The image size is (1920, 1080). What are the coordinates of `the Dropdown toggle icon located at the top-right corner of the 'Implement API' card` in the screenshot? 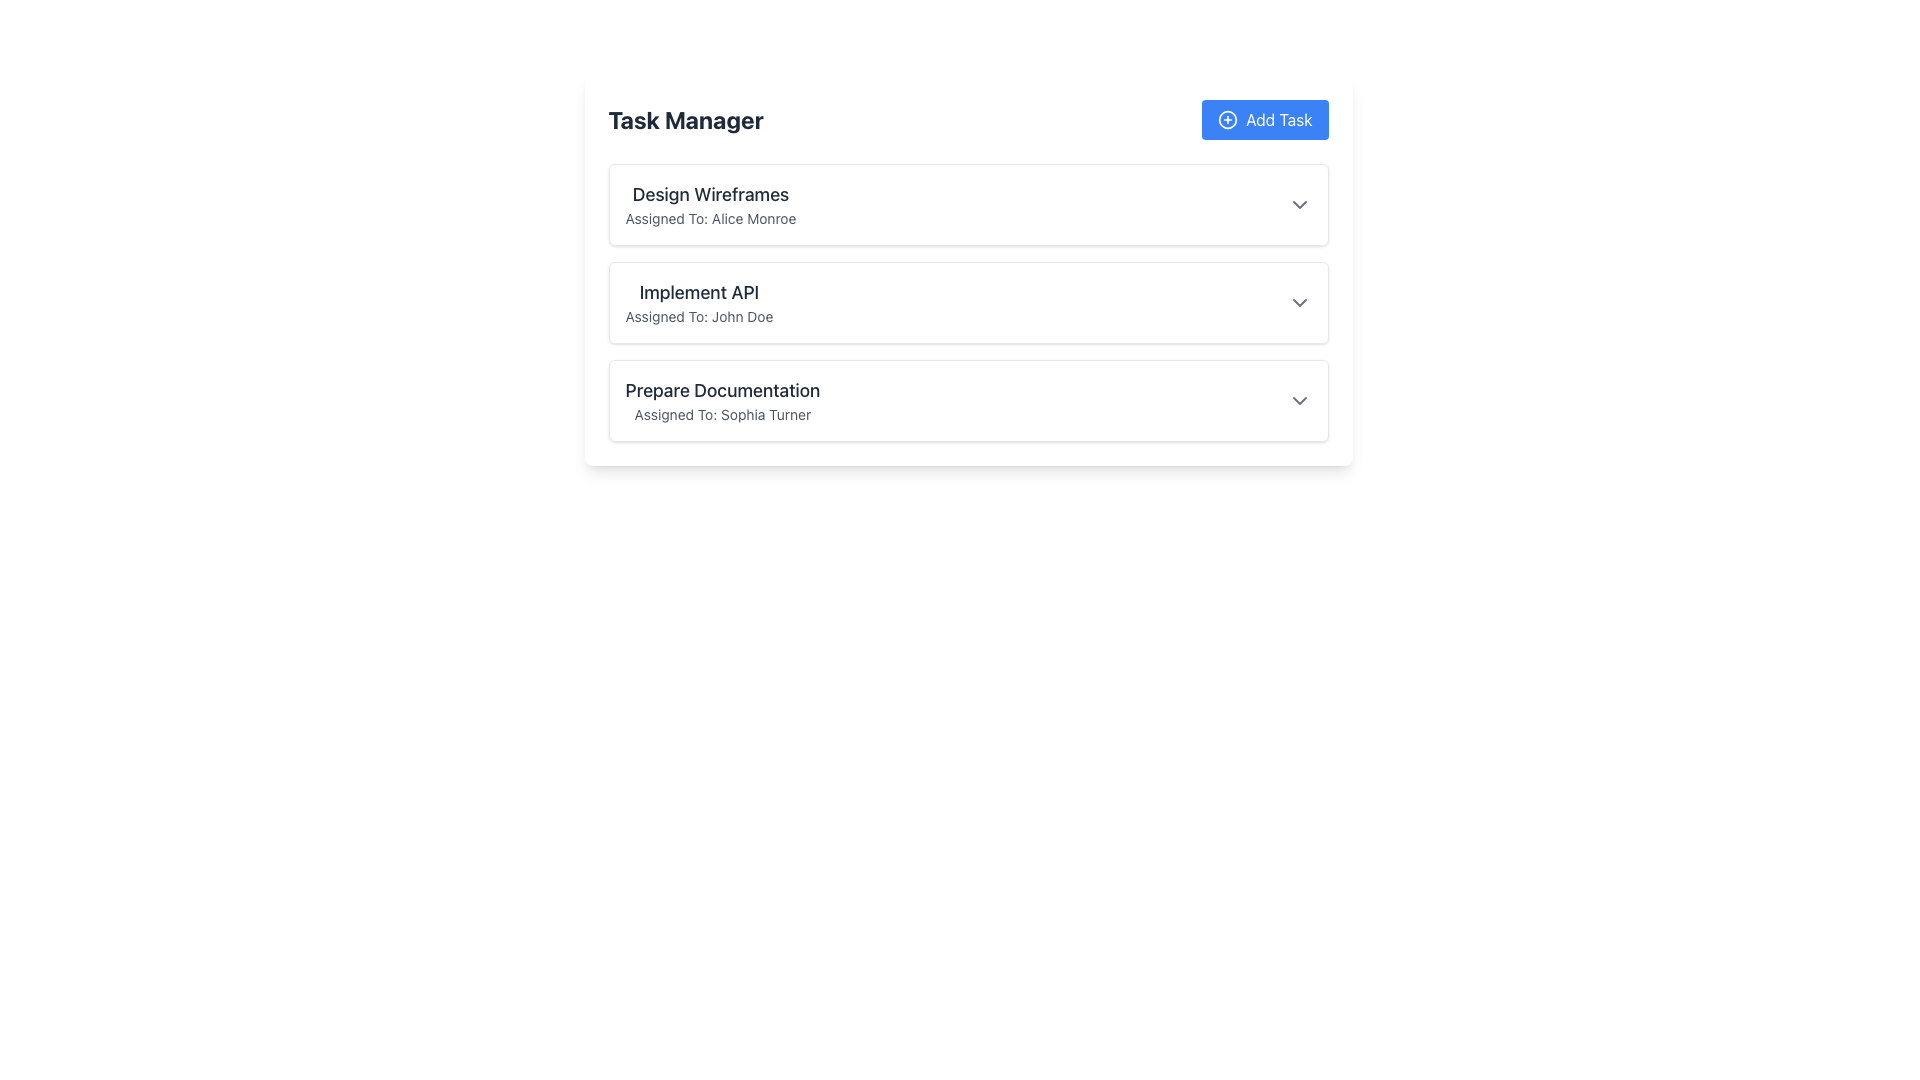 It's located at (1299, 303).